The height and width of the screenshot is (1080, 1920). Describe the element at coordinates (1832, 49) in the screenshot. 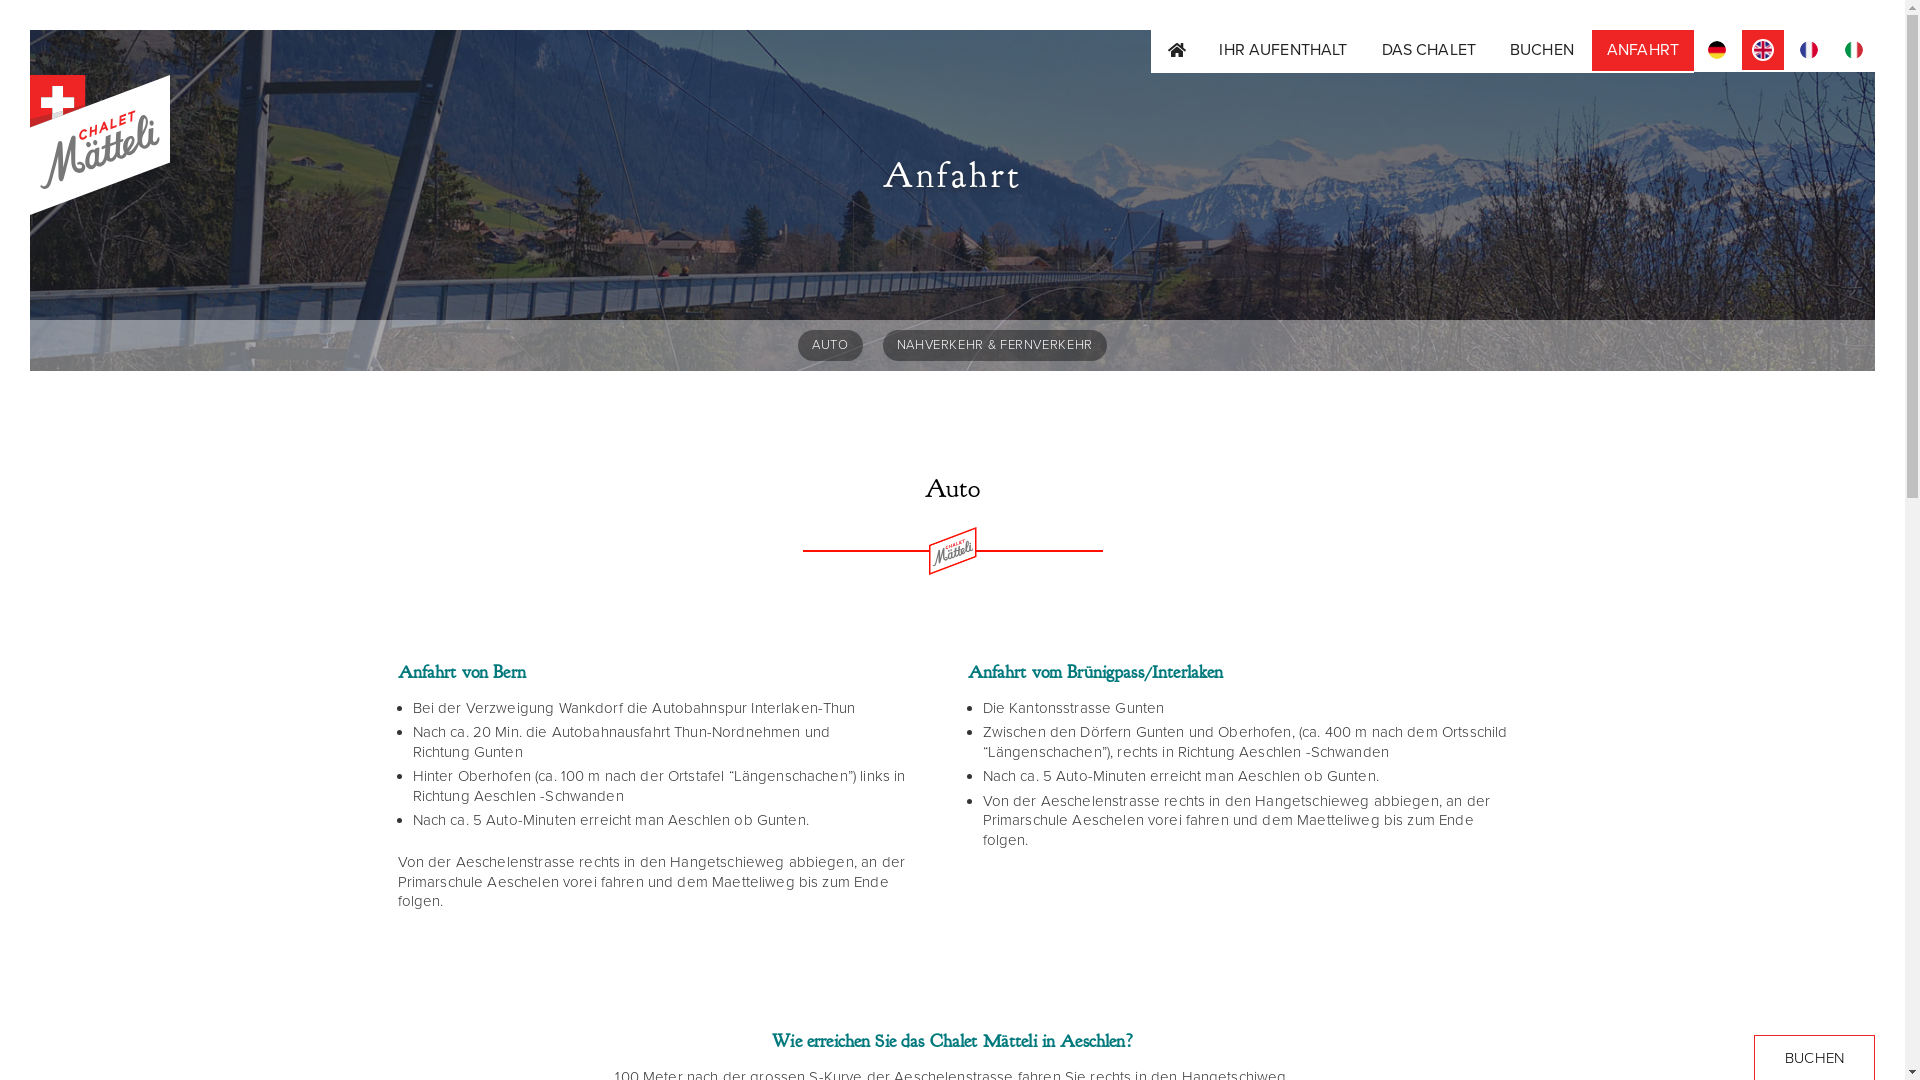

I see `'Italian'` at that location.